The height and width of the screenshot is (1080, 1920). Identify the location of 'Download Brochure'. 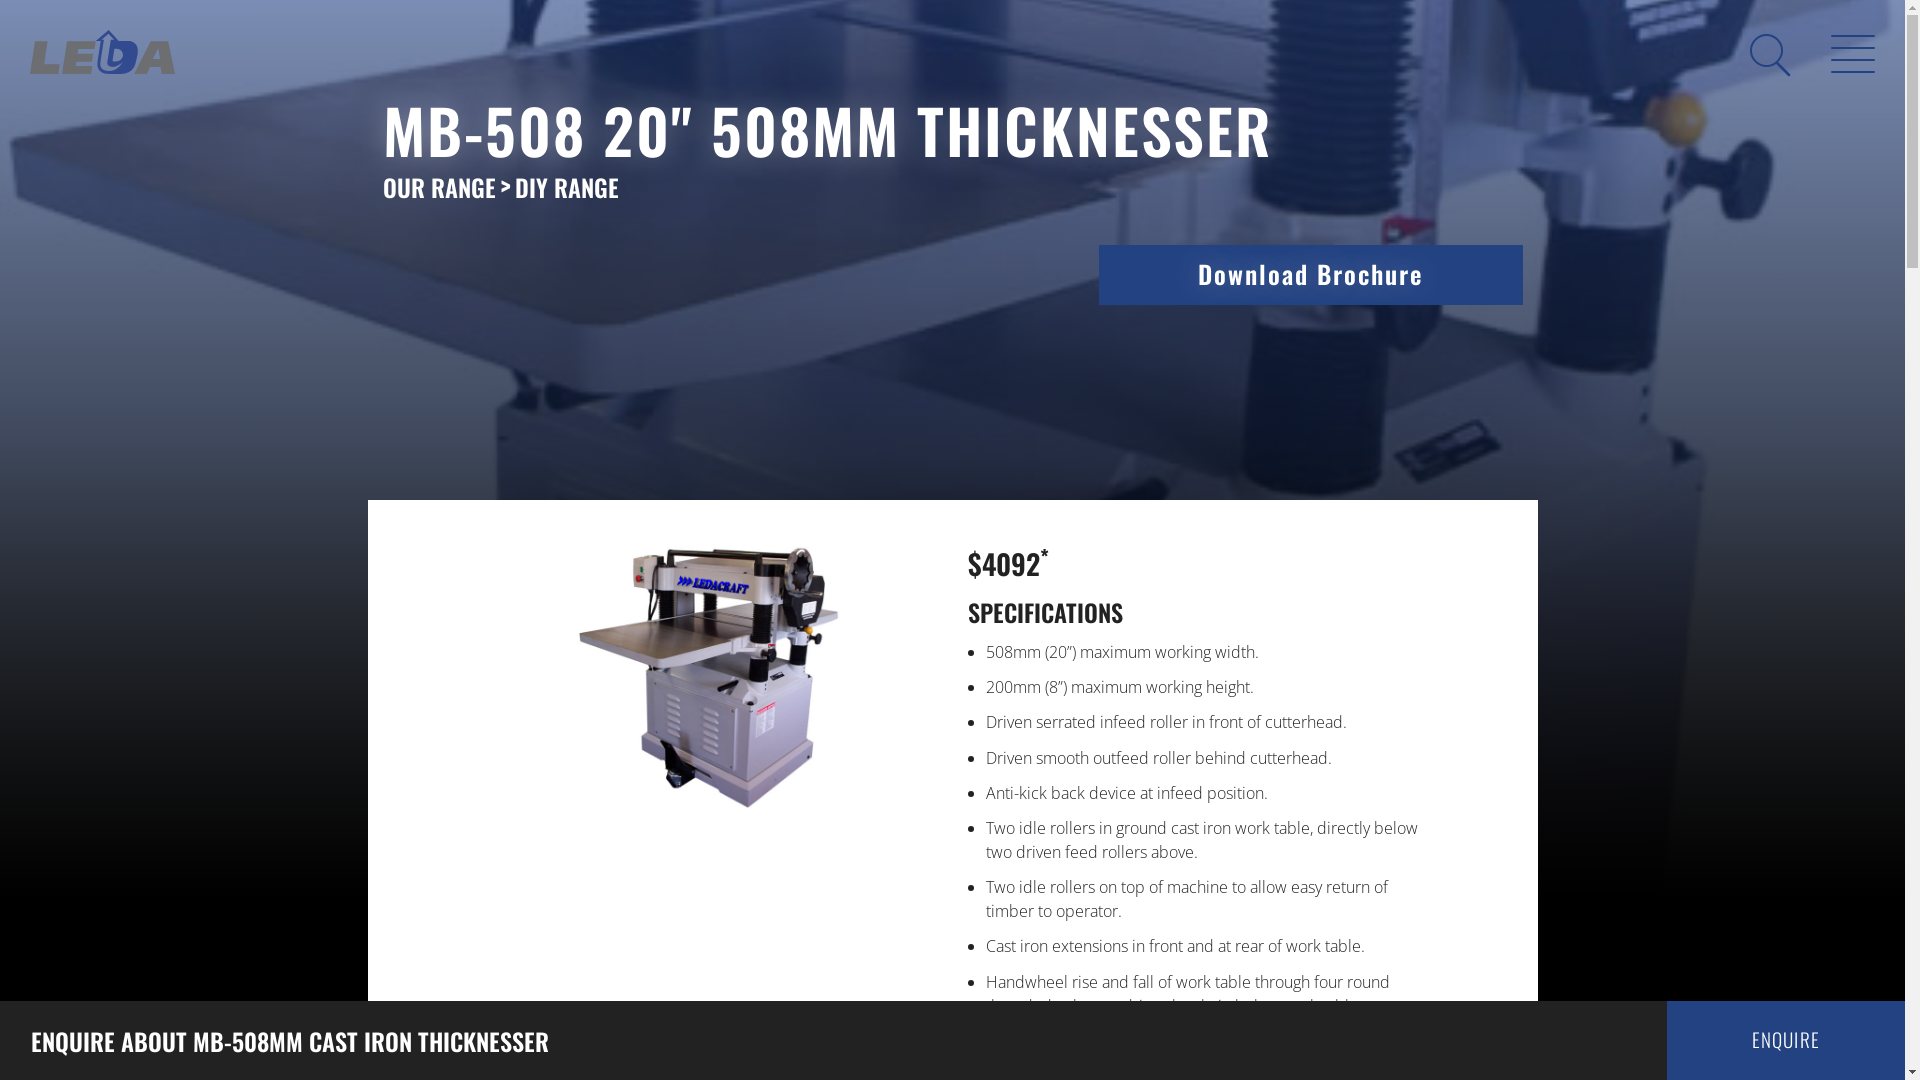
(1310, 274).